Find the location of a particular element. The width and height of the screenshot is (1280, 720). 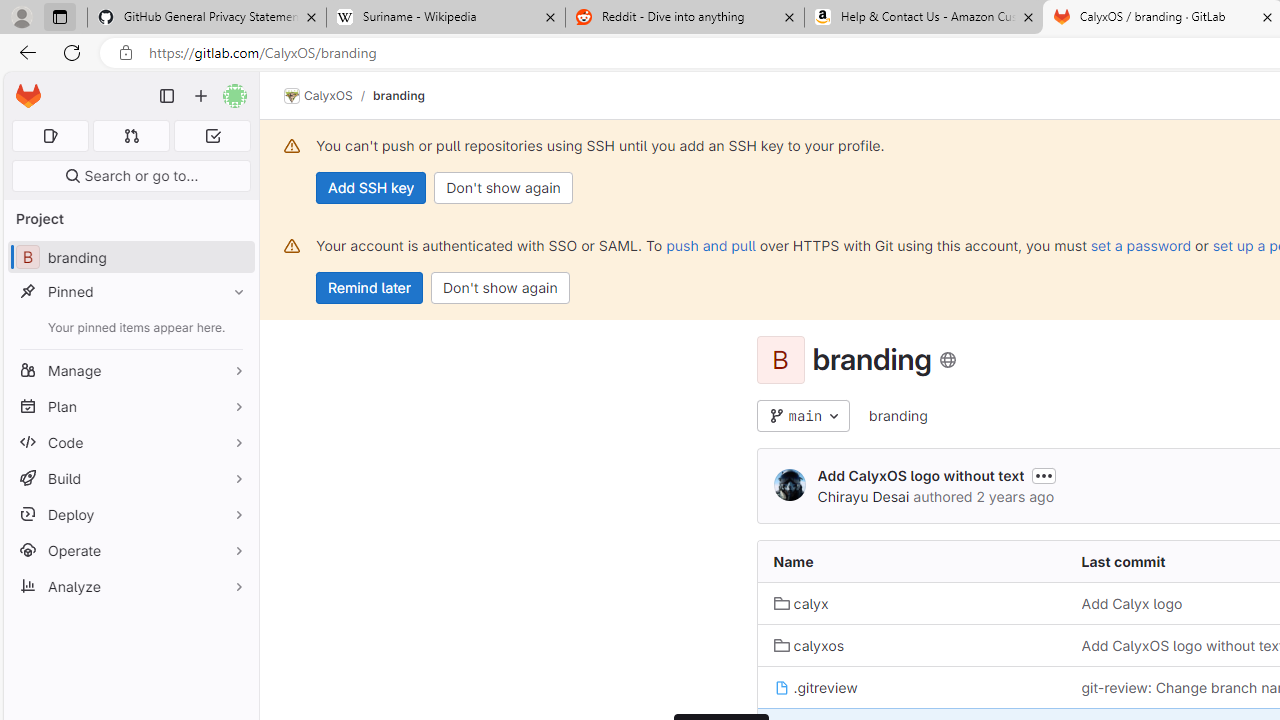

'.gitreview' is located at coordinates (815, 686).